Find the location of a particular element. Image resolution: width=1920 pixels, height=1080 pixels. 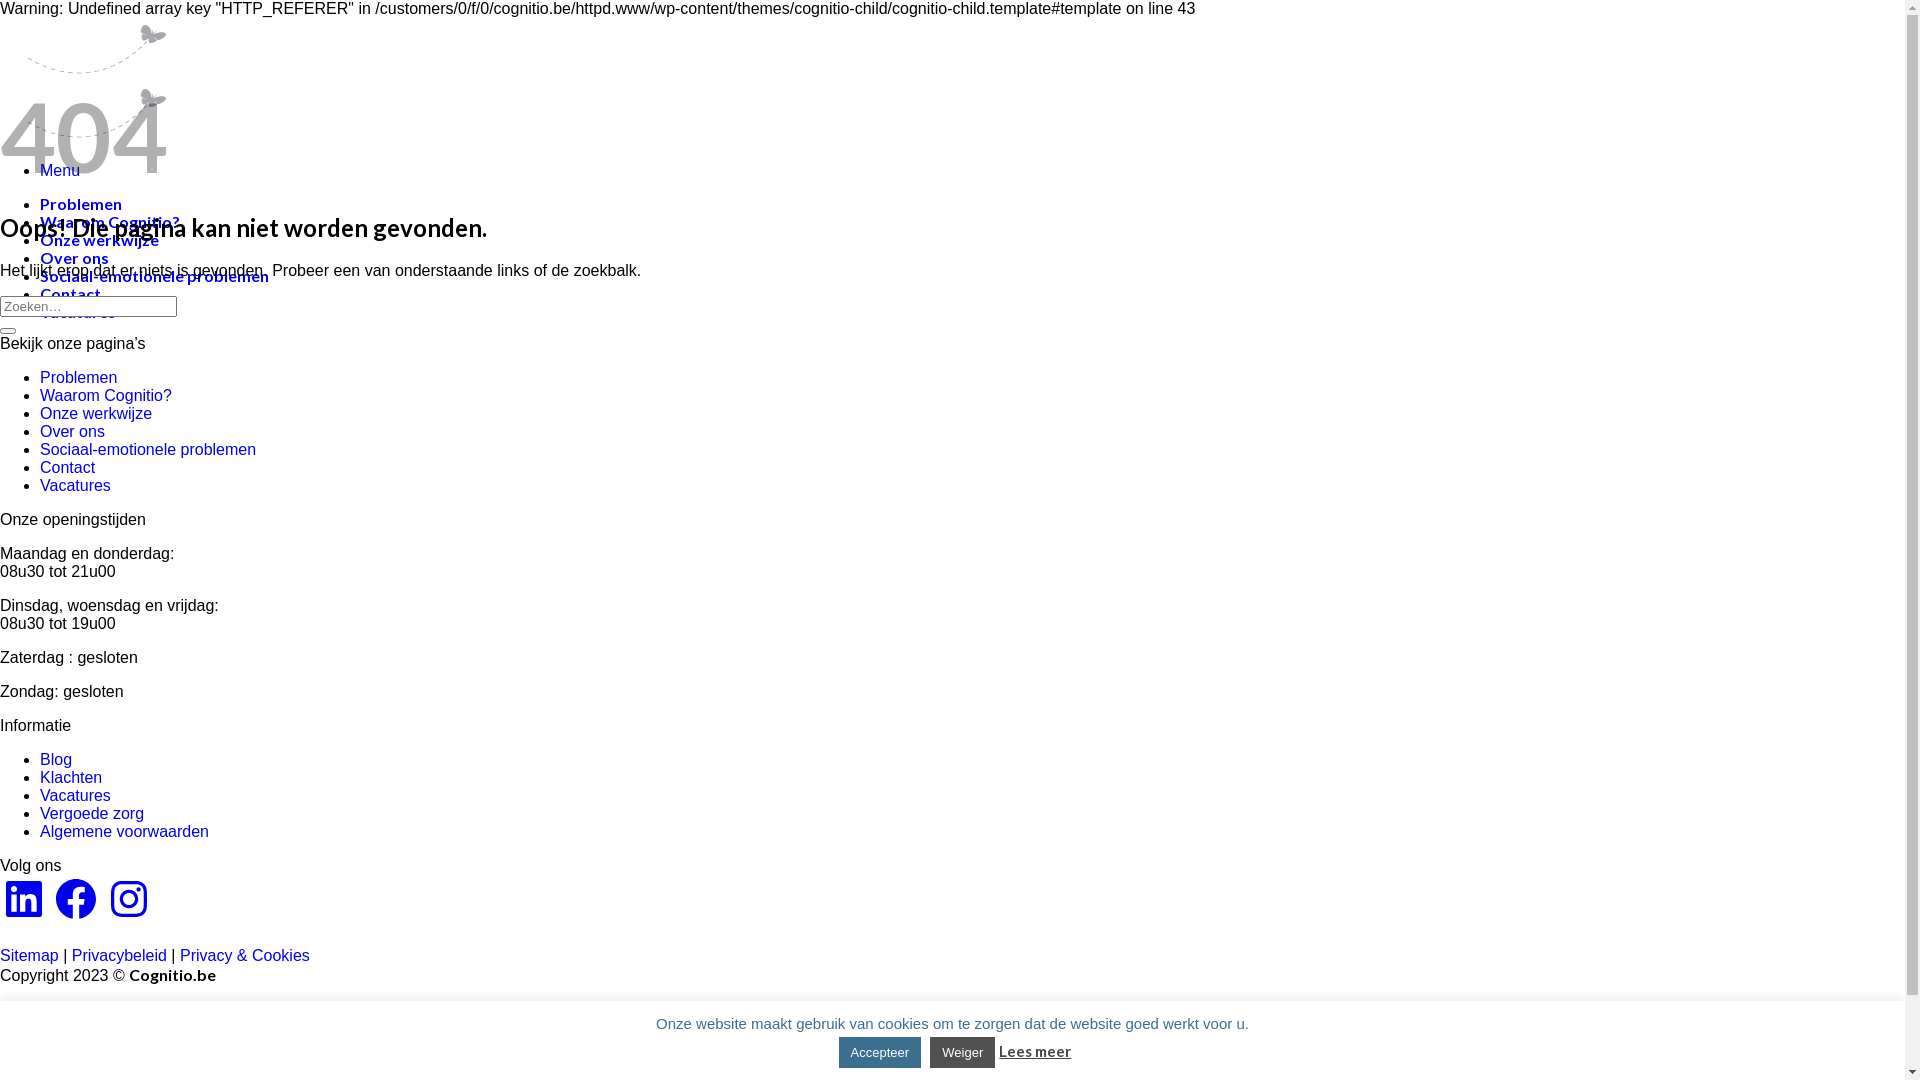

'Waarom Cognitio?' is located at coordinates (109, 1030).